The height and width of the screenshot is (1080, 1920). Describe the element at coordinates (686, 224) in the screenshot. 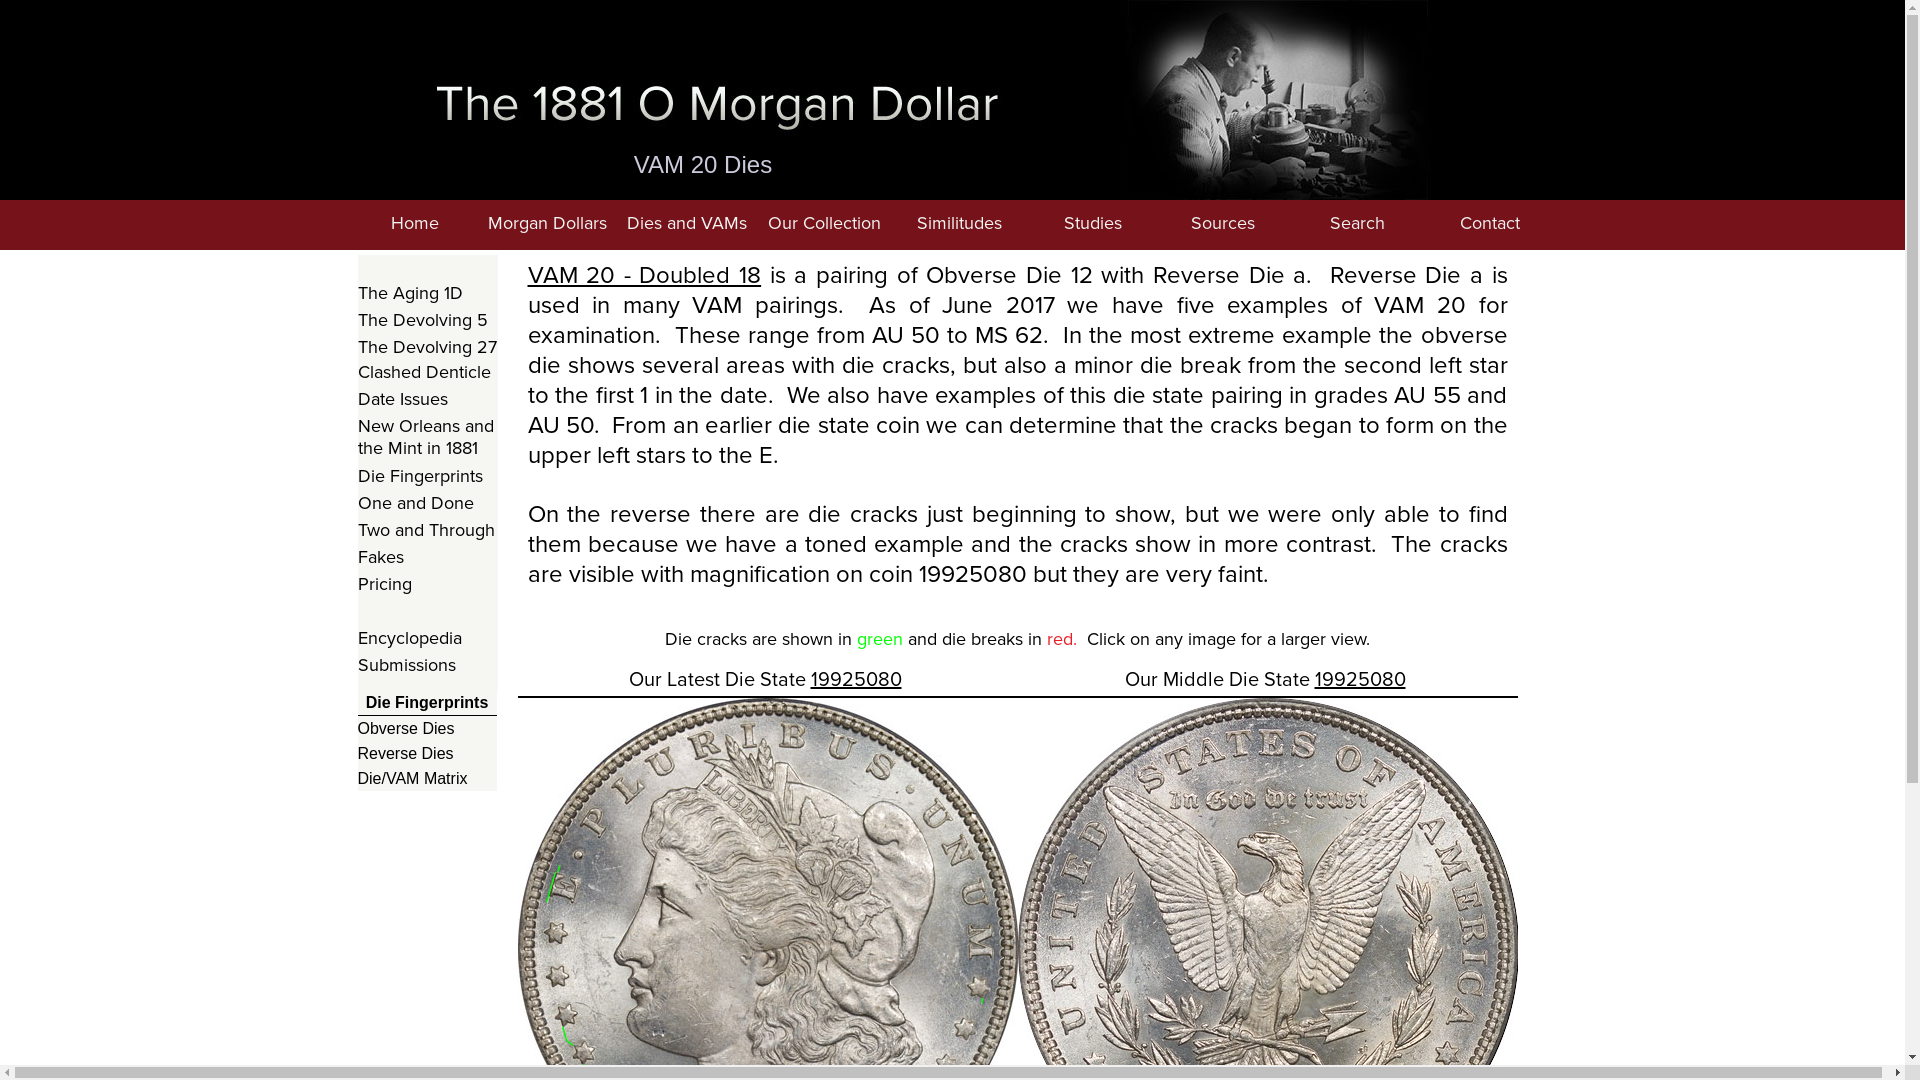

I see `'Dies and VAMs'` at that location.